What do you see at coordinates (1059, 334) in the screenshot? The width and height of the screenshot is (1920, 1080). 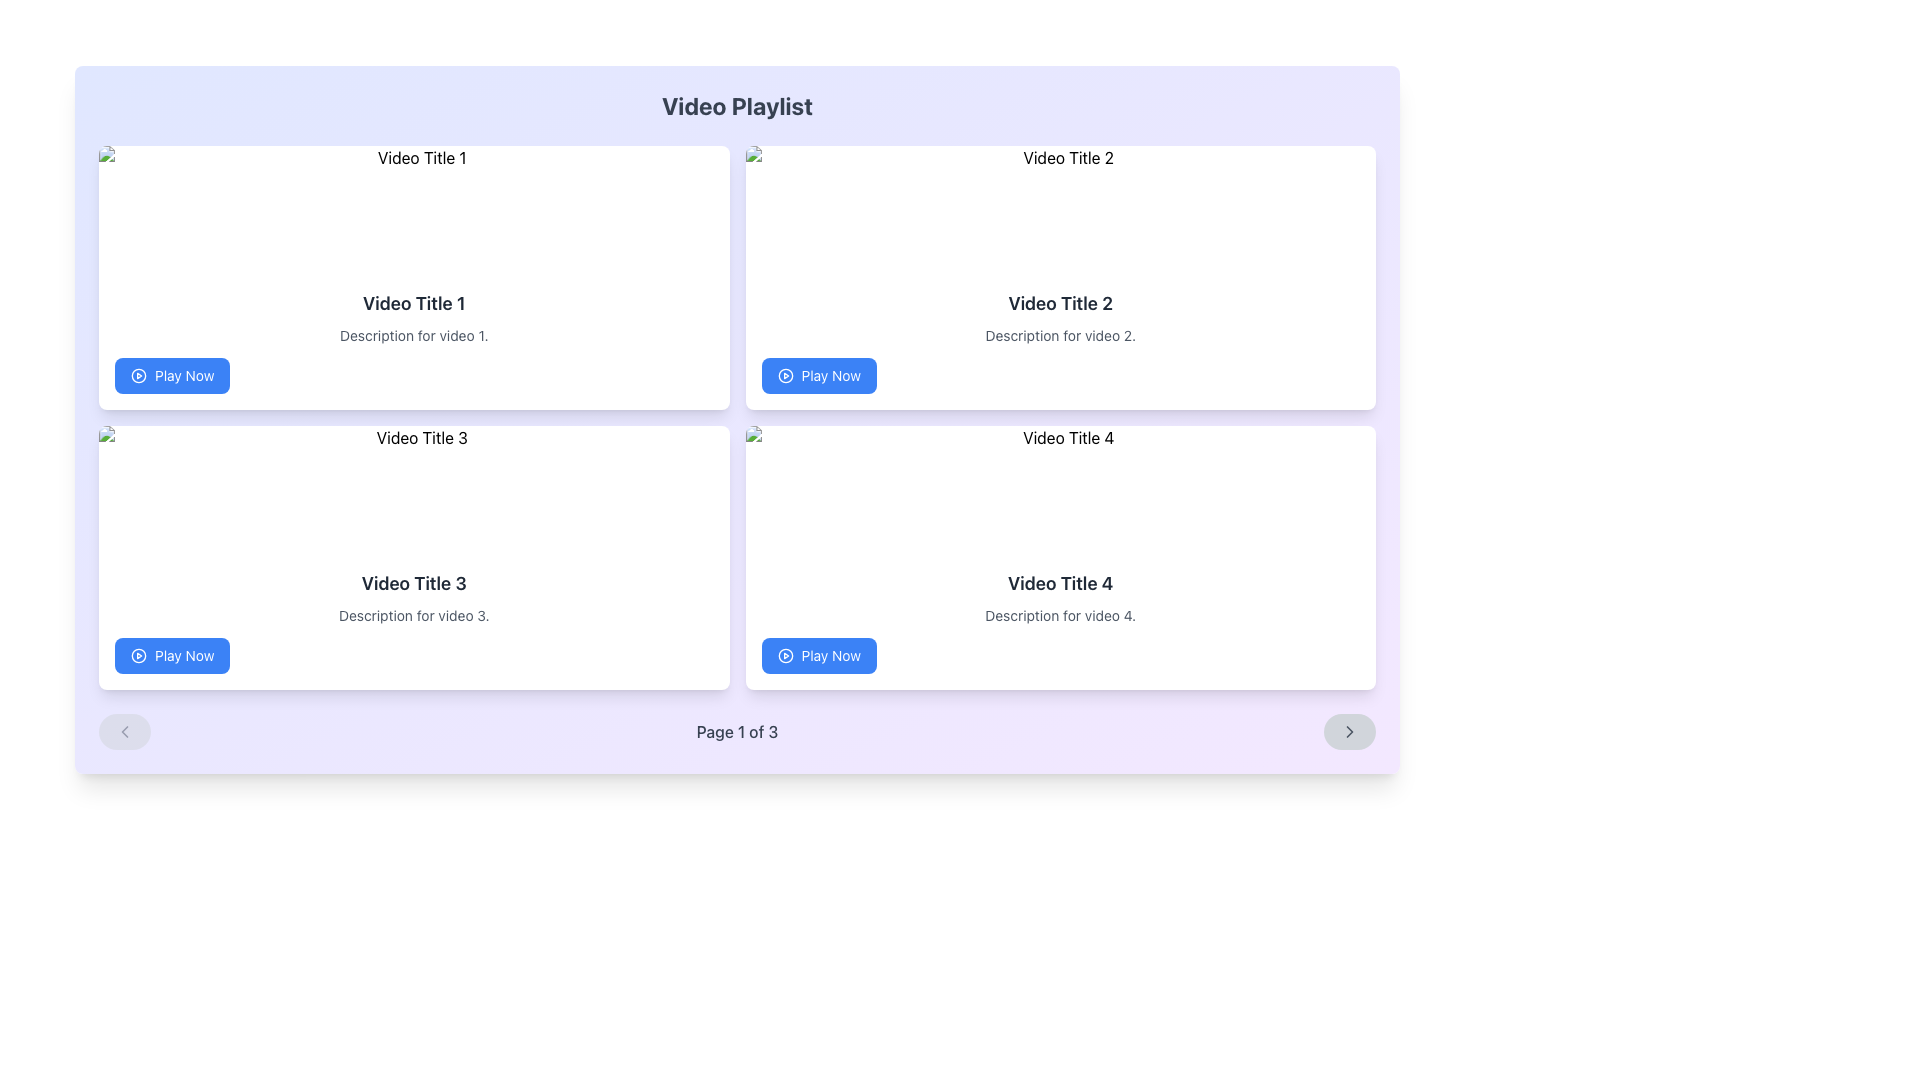 I see `non-interactive text label that provides additional context about 'Video Title 2', positioned below the header and above the 'Play Now' button` at bounding box center [1059, 334].